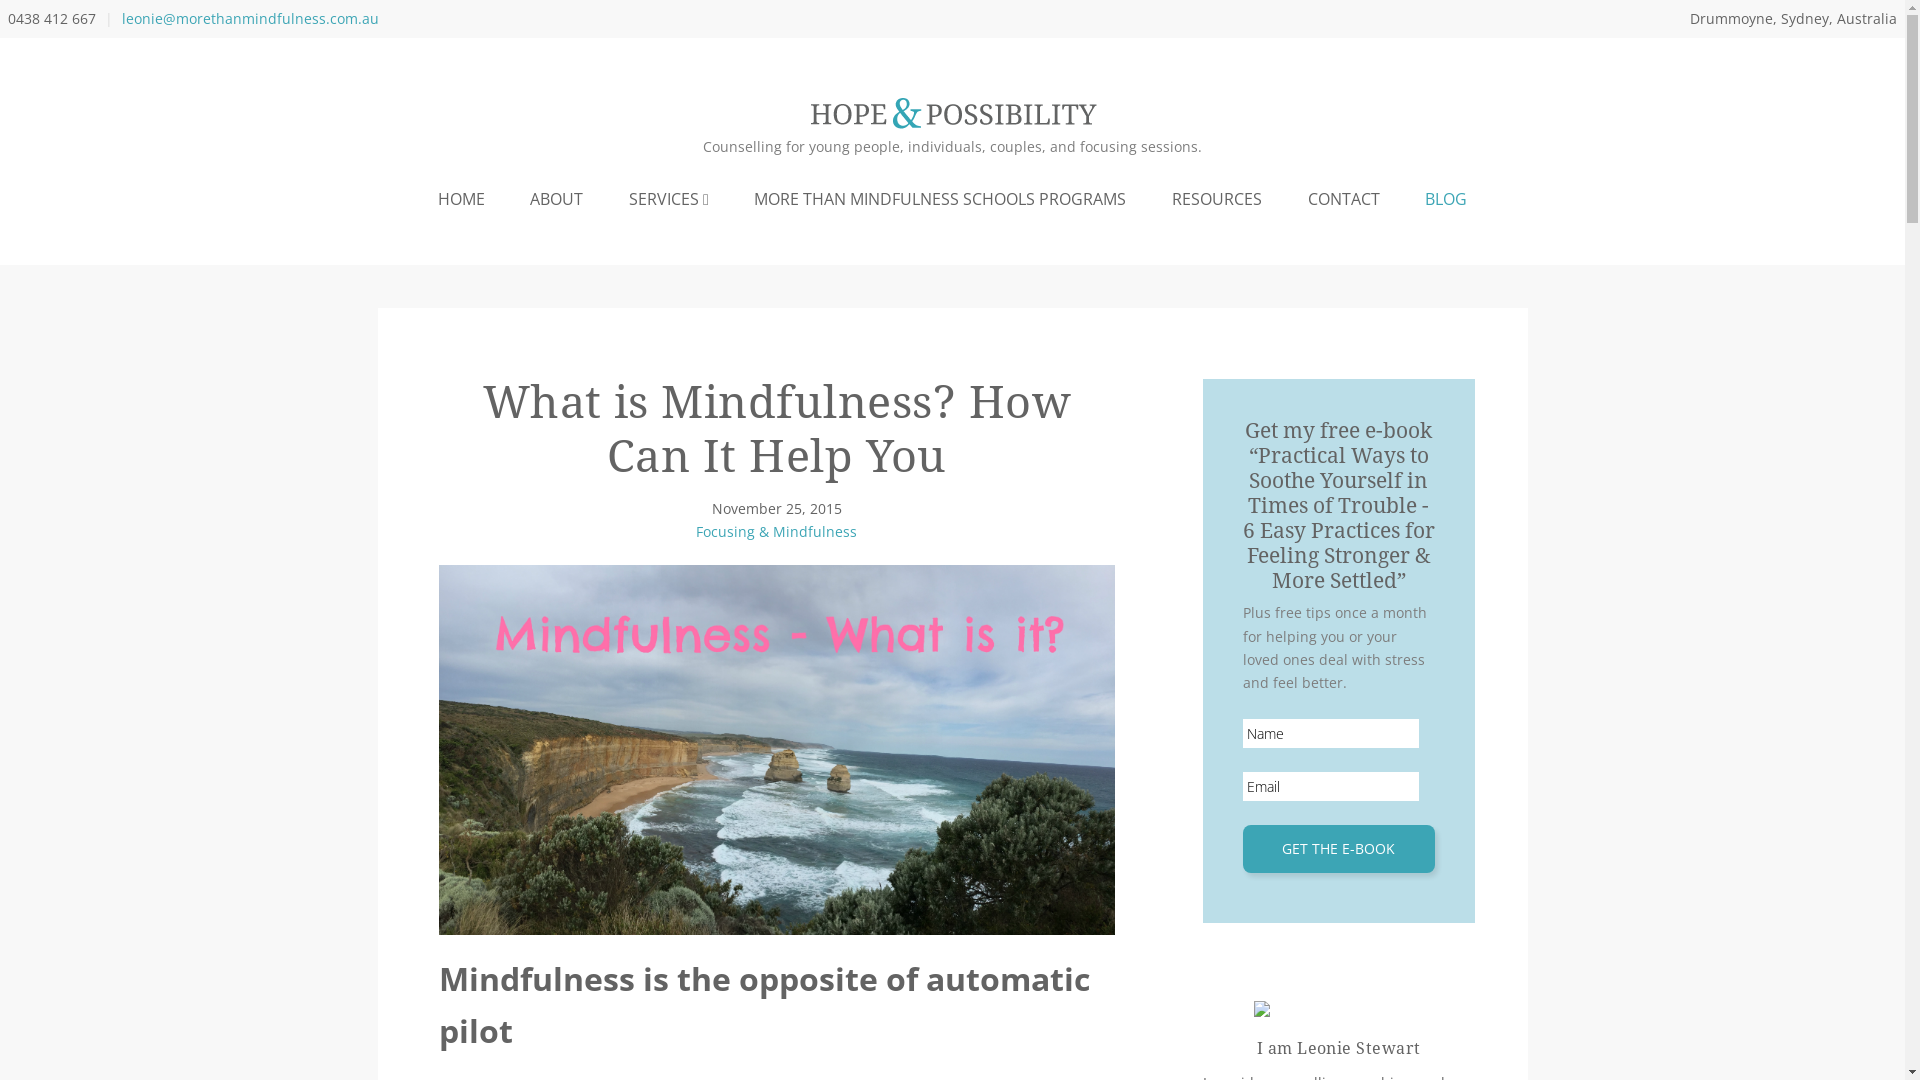 The image size is (1920, 1080). What do you see at coordinates (249, 18) in the screenshot?
I see `'leonie@morethanmindfulness.com.au'` at bounding box center [249, 18].